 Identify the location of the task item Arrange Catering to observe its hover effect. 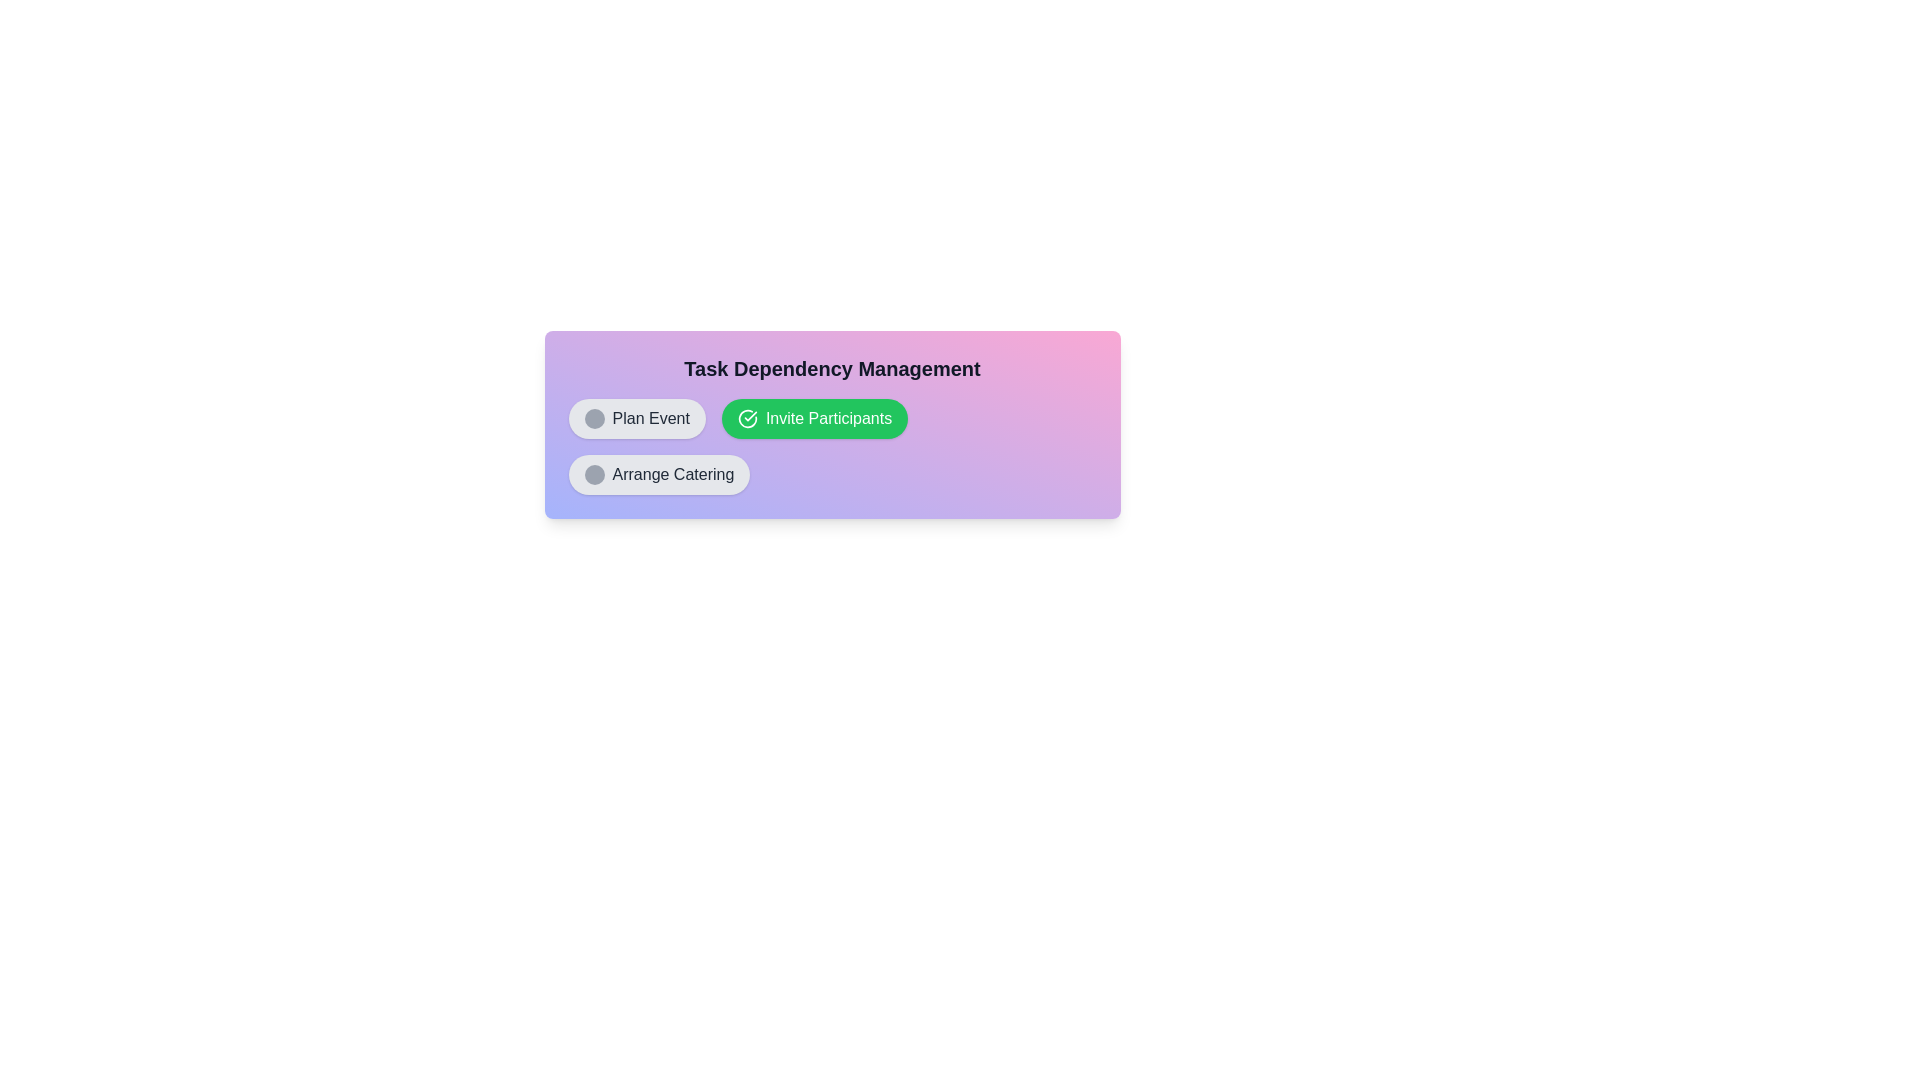
(658, 474).